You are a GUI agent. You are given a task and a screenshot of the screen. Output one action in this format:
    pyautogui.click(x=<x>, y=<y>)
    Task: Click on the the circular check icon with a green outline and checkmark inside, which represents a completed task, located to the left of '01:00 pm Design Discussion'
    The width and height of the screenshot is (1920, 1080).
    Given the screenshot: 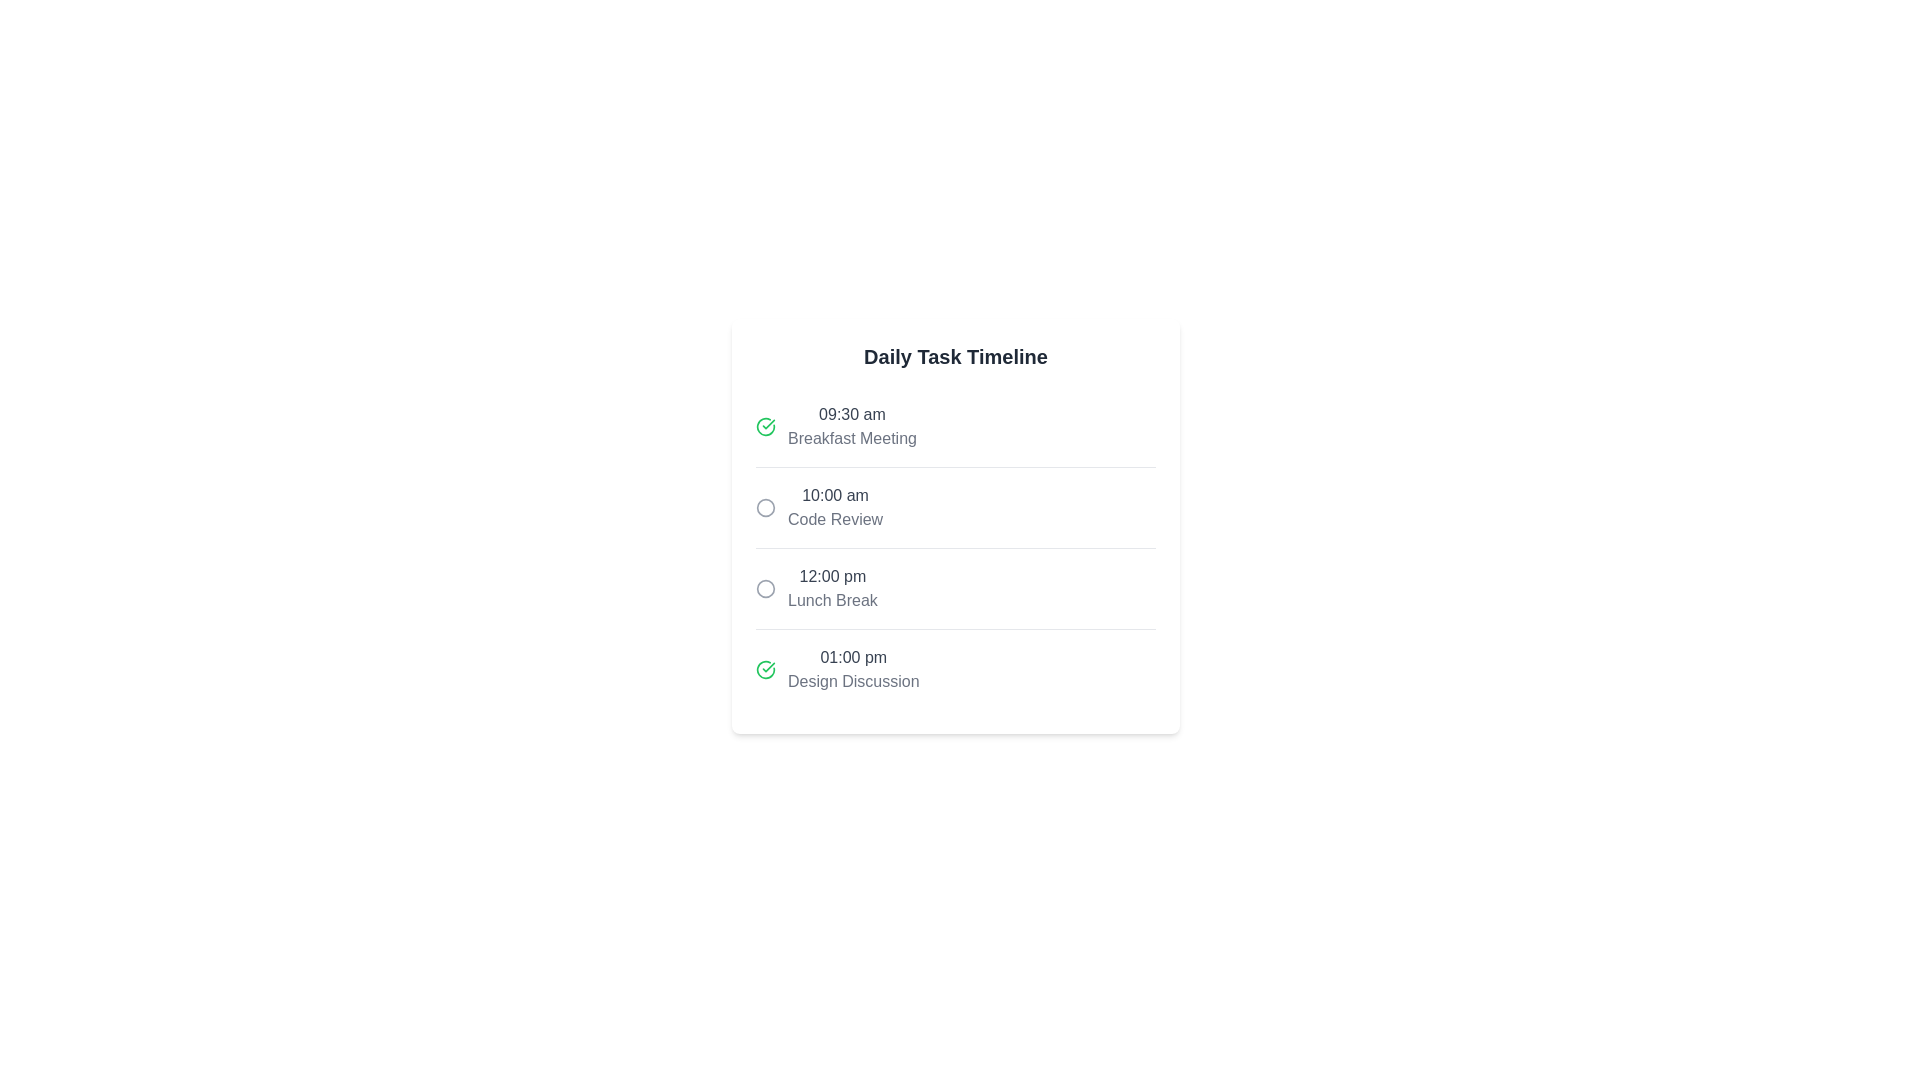 What is the action you would take?
    pyautogui.click(x=765, y=670)
    